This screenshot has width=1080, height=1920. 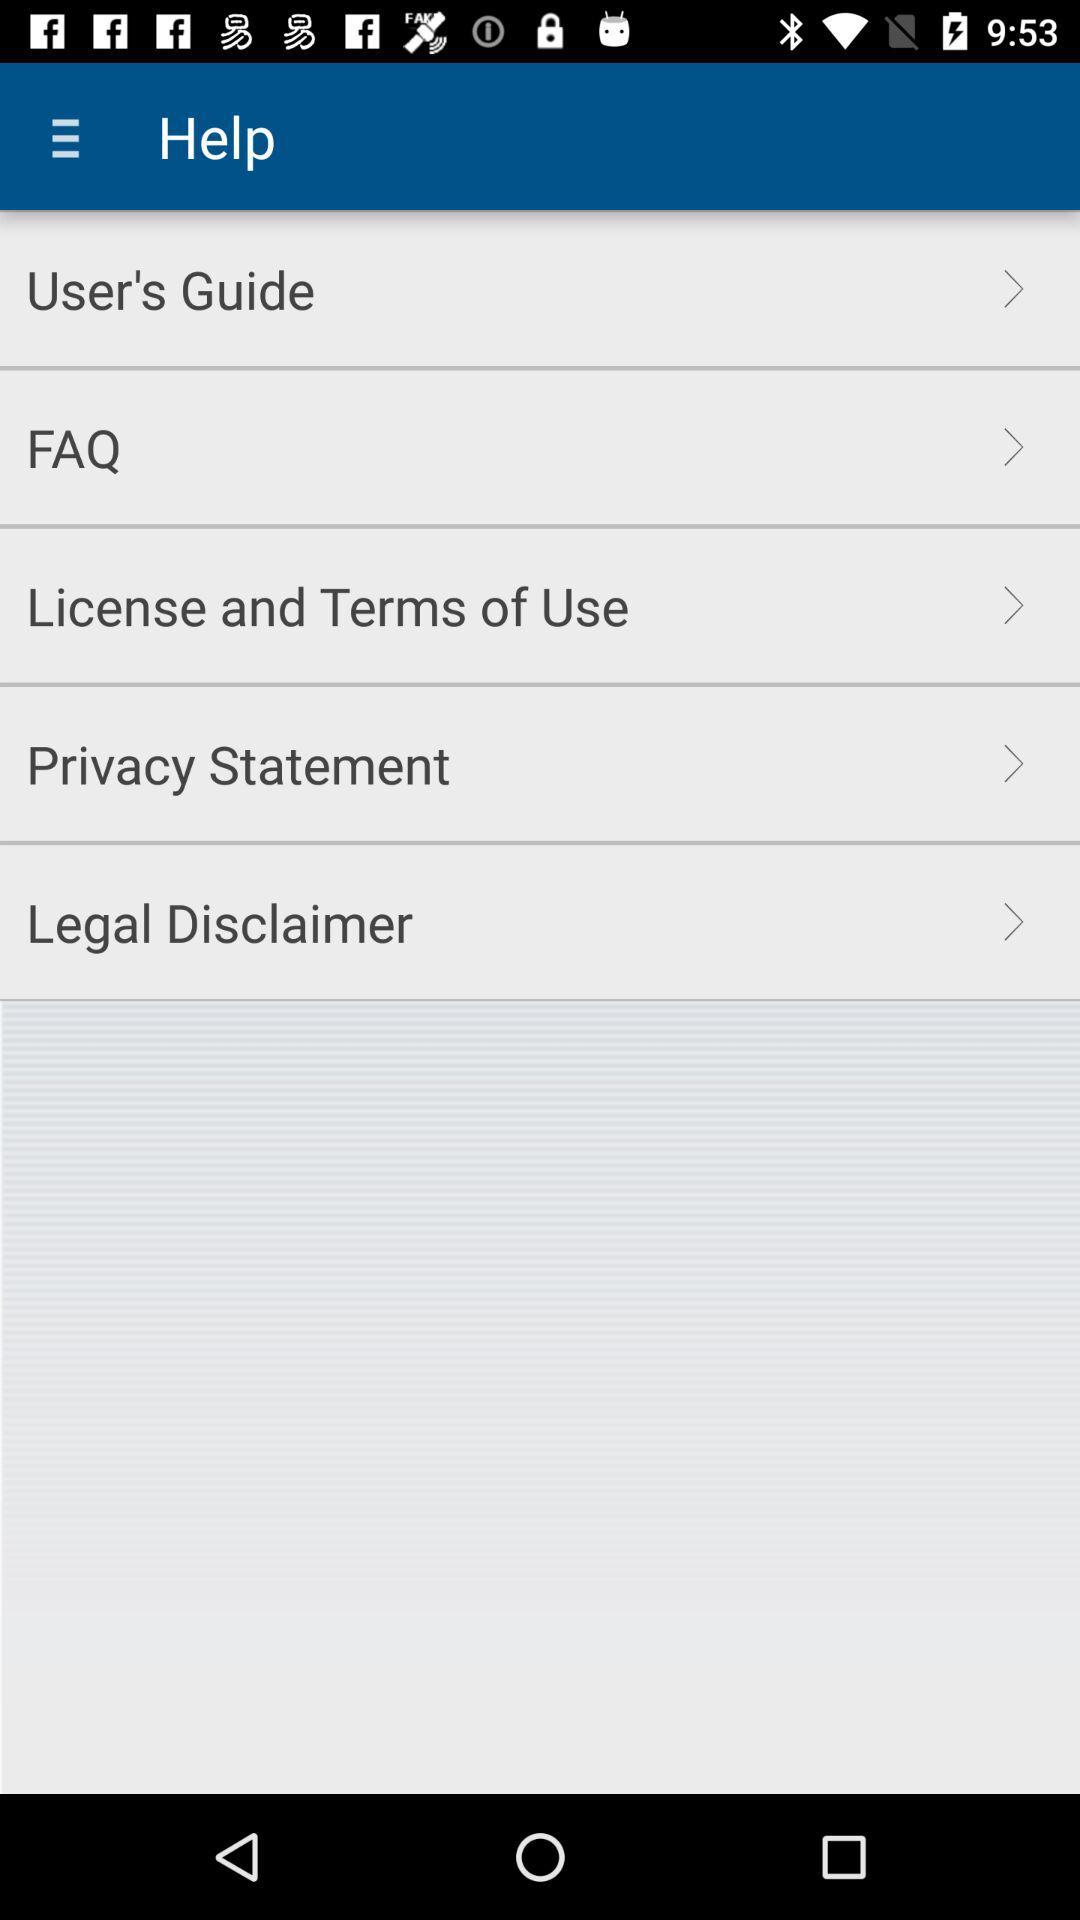 I want to click on the item below the user's guide, so click(x=72, y=446).